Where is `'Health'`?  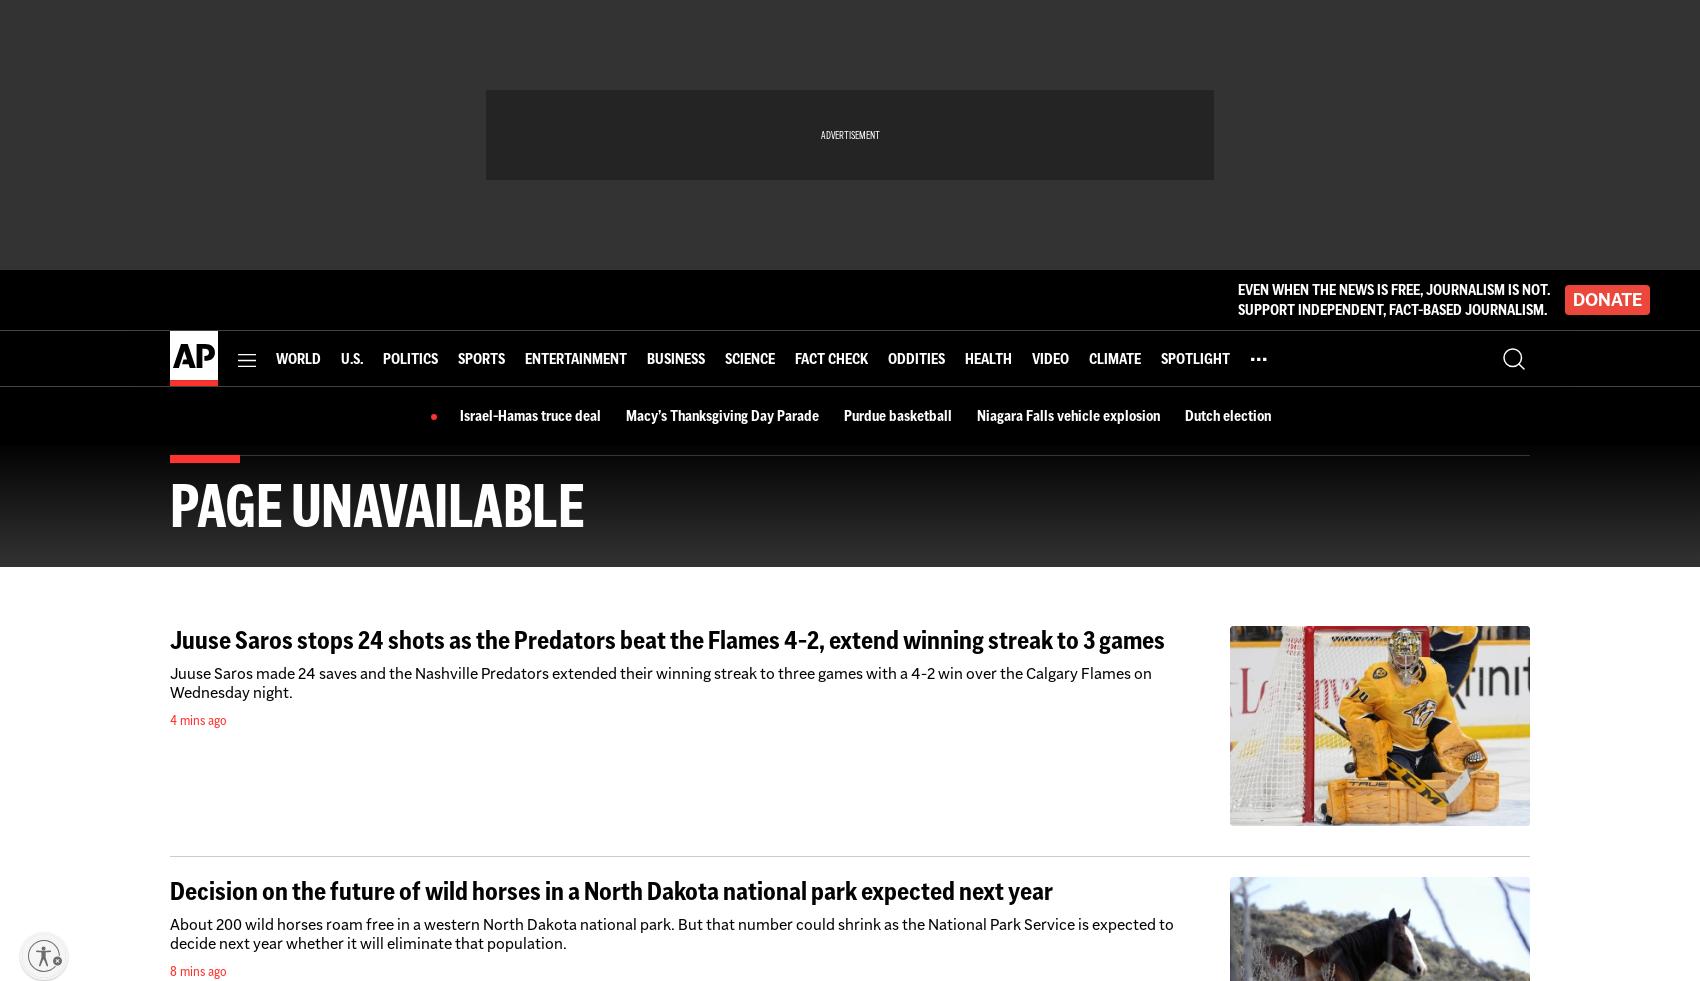
'Health' is located at coordinates (963, 356).